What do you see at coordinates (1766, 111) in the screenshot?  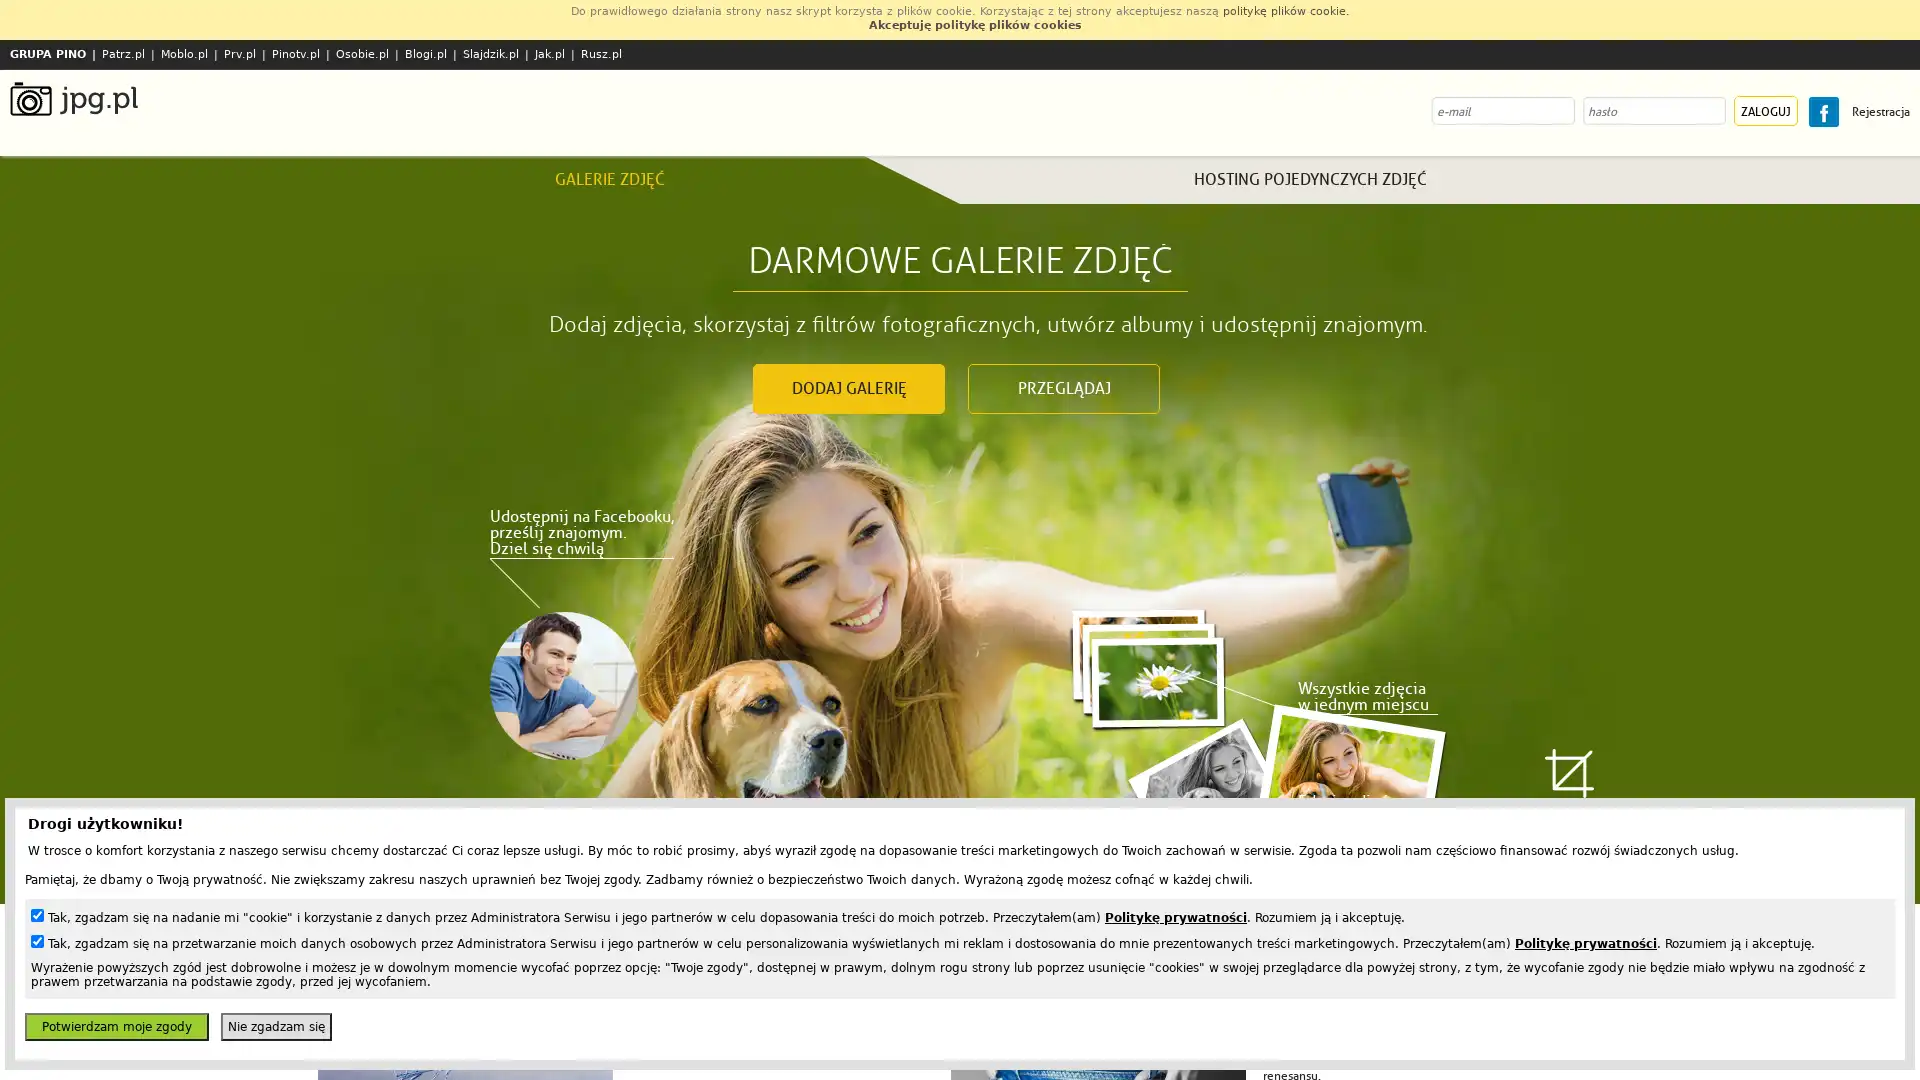 I see `Zaloguj` at bounding box center [1766, 111].